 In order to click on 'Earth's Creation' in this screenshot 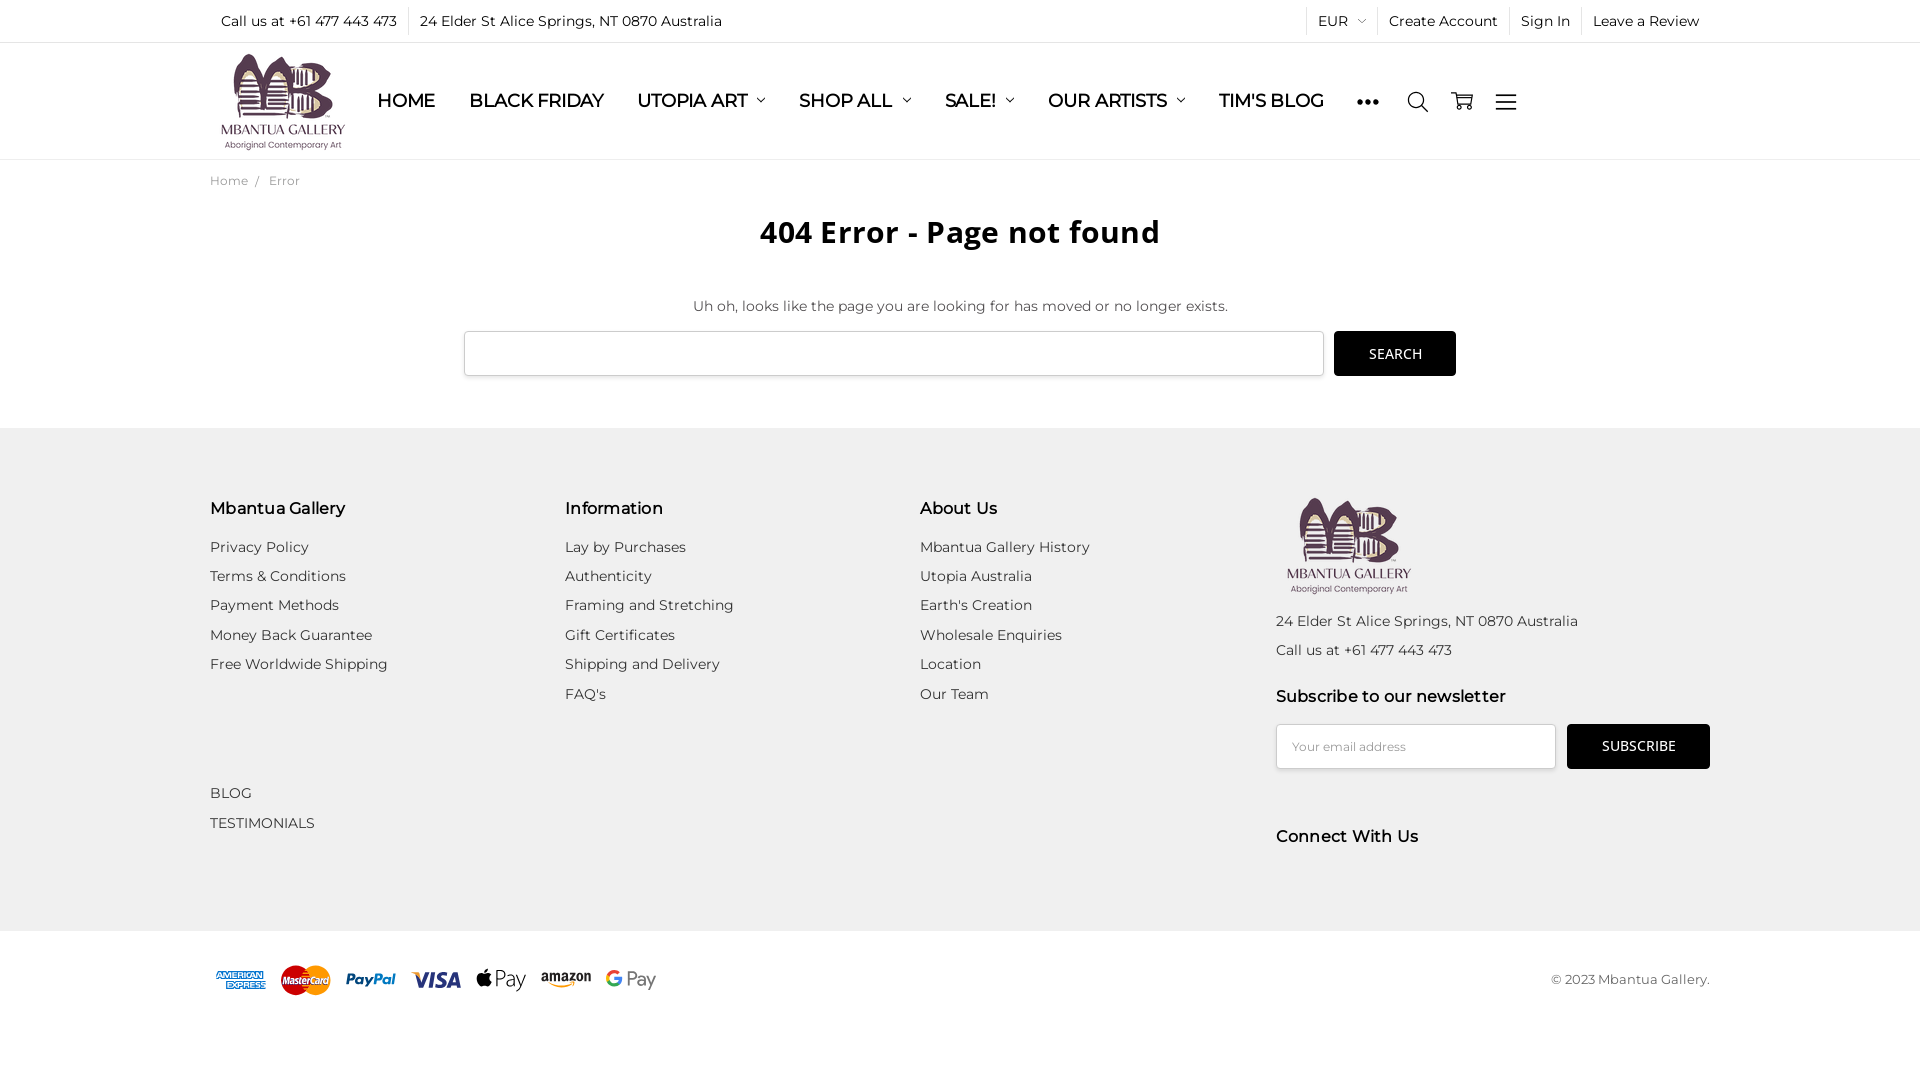, I will do `click(975, 604)`.